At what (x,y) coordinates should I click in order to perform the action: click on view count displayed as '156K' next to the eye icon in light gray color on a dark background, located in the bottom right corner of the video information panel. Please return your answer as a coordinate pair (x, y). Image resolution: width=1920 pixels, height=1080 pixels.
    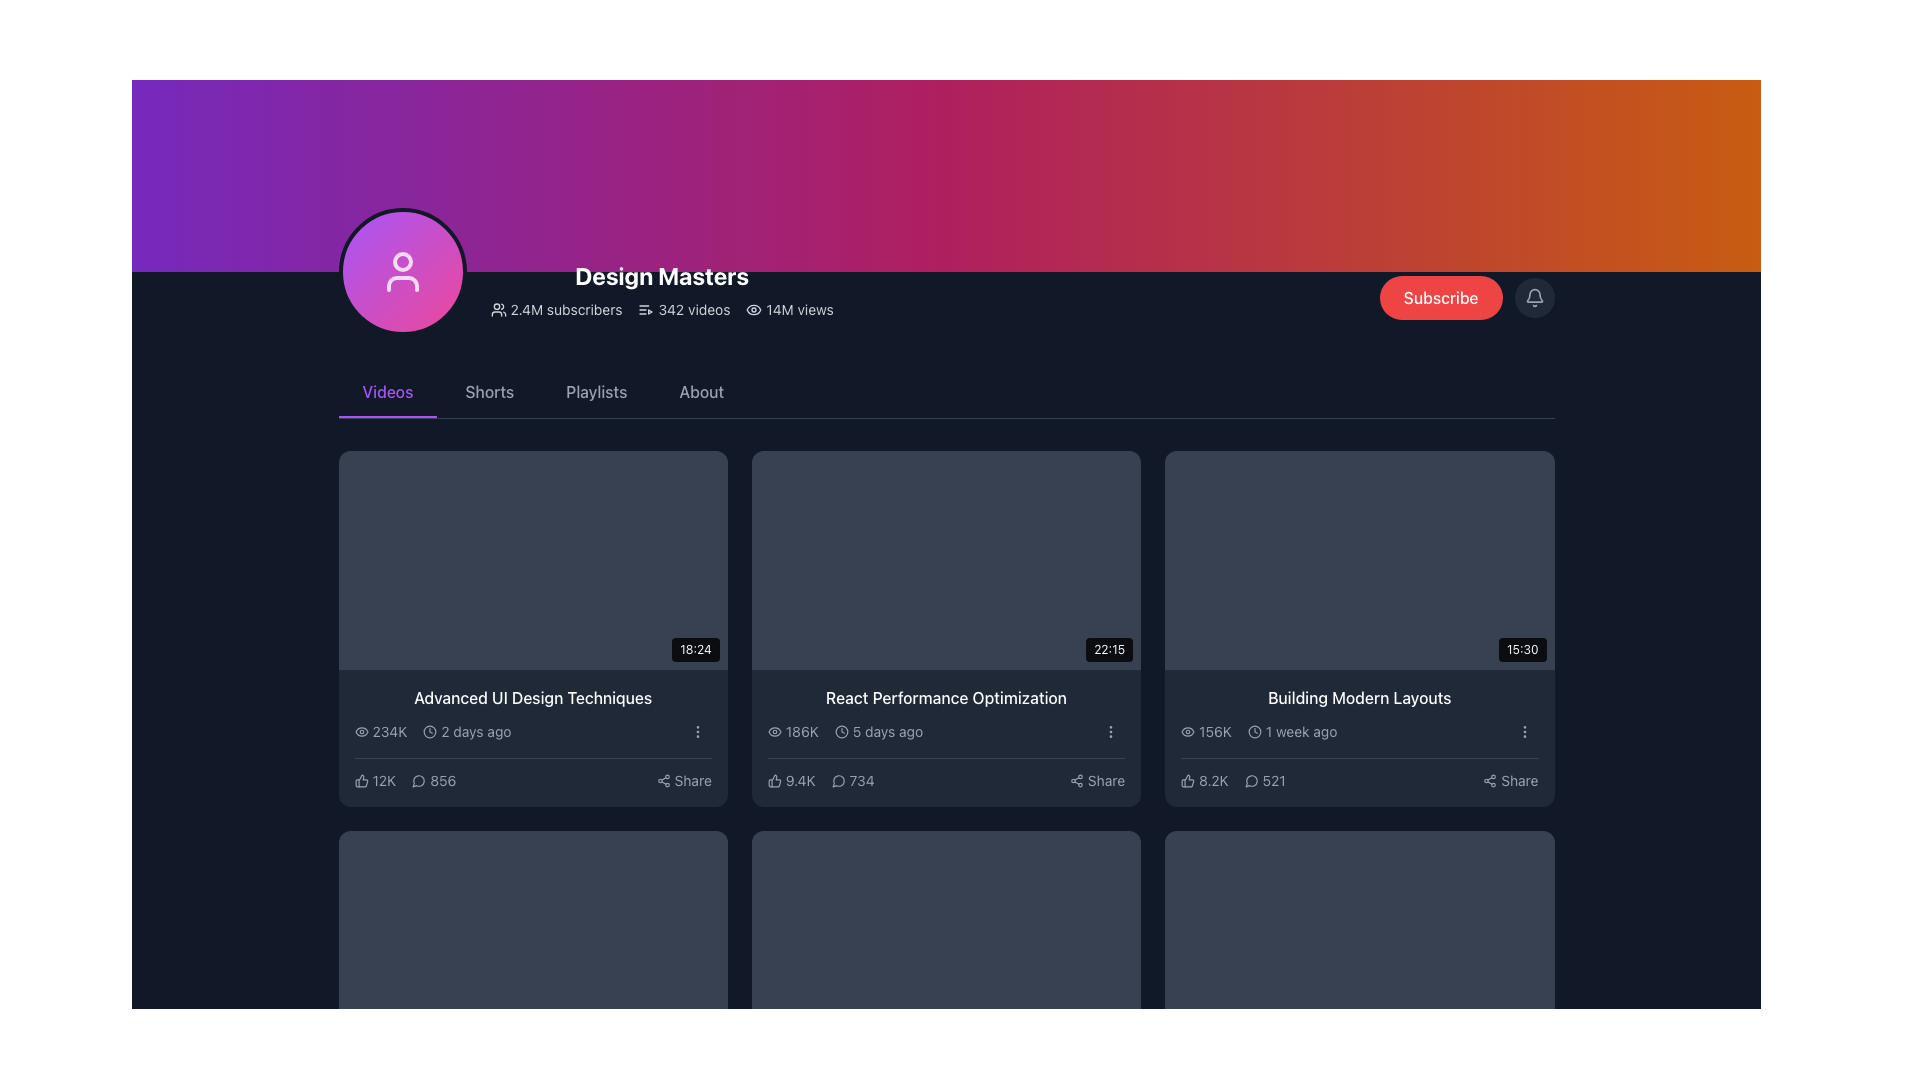
    Looking at the image, I should click on (1205, 732).